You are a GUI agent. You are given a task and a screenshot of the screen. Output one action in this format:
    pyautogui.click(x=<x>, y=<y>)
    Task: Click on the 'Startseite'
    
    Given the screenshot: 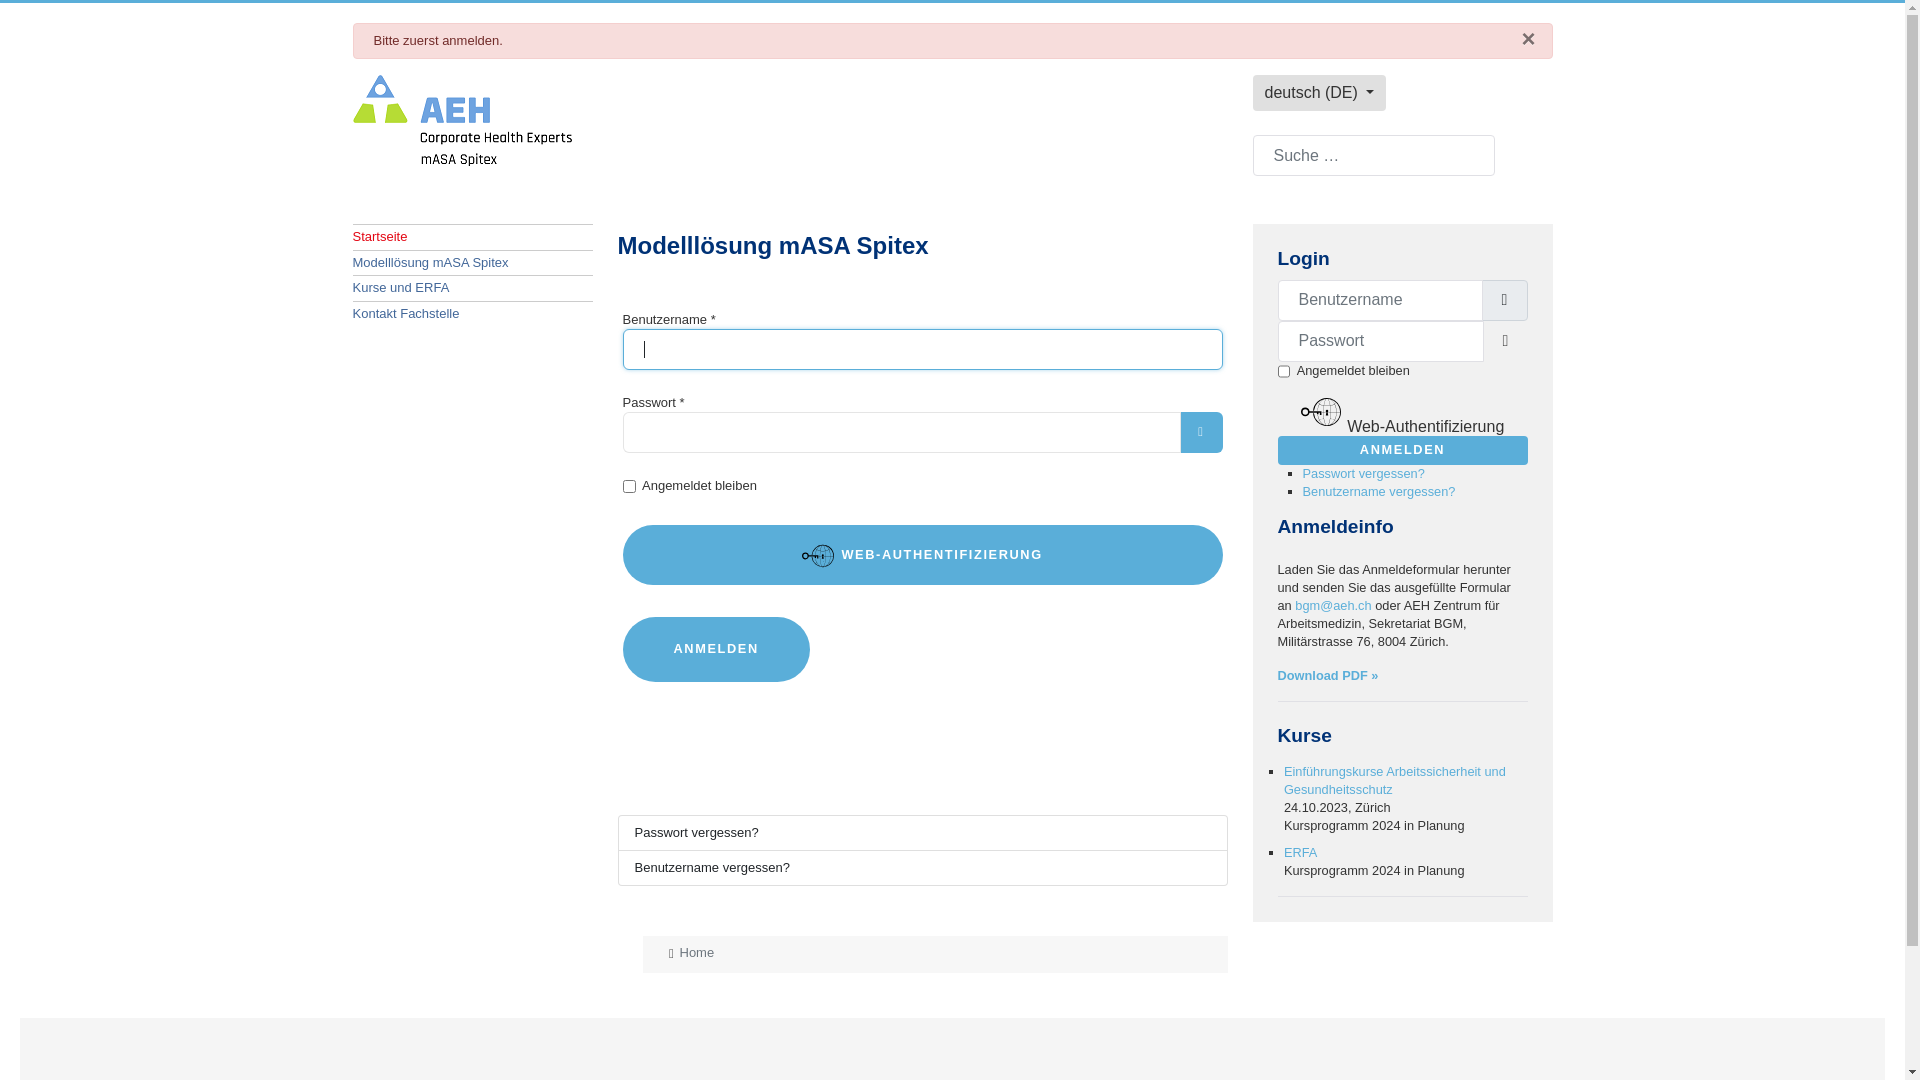 What is the action you would take?
    pyautogui.click(x=470, y=235)
    